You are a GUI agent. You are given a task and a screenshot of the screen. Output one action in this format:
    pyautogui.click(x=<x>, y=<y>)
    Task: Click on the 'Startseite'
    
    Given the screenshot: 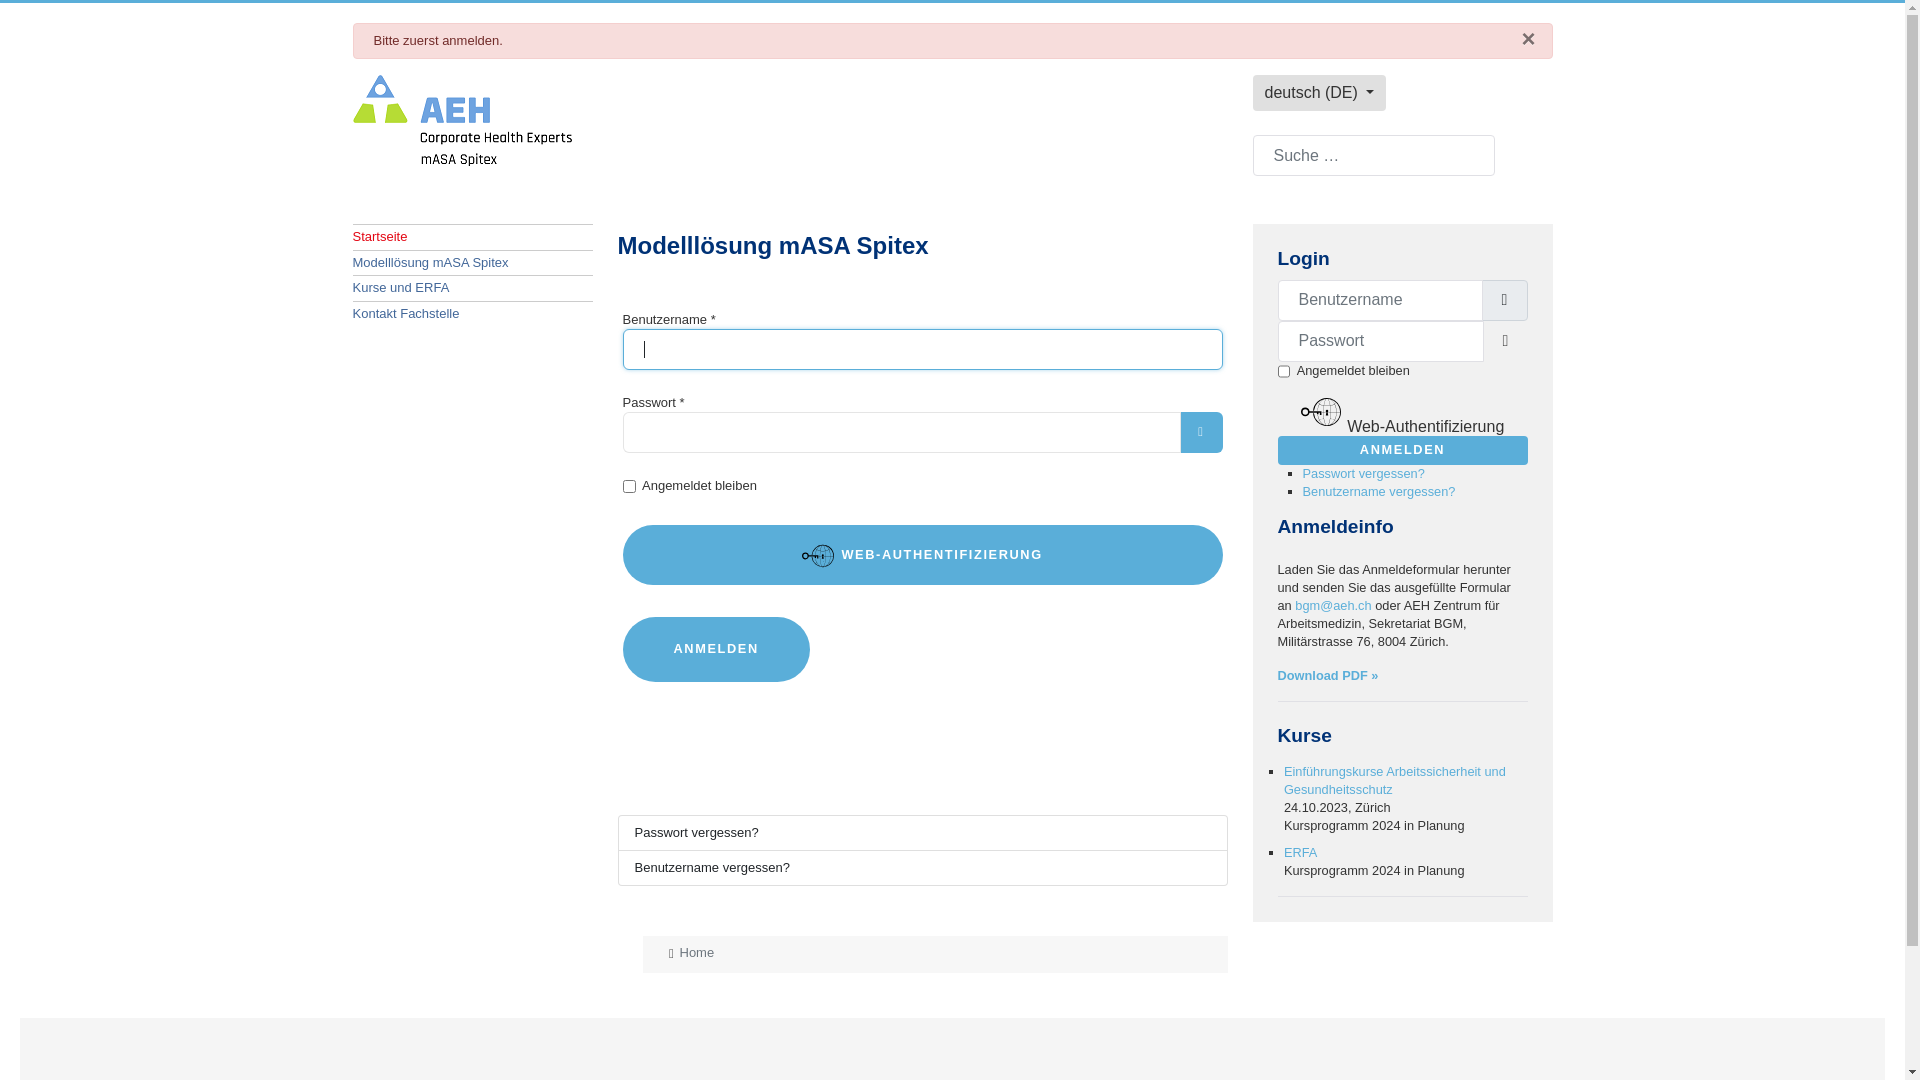 What is the action you would take?
    pyautogui.click(x=470, y=235)
    